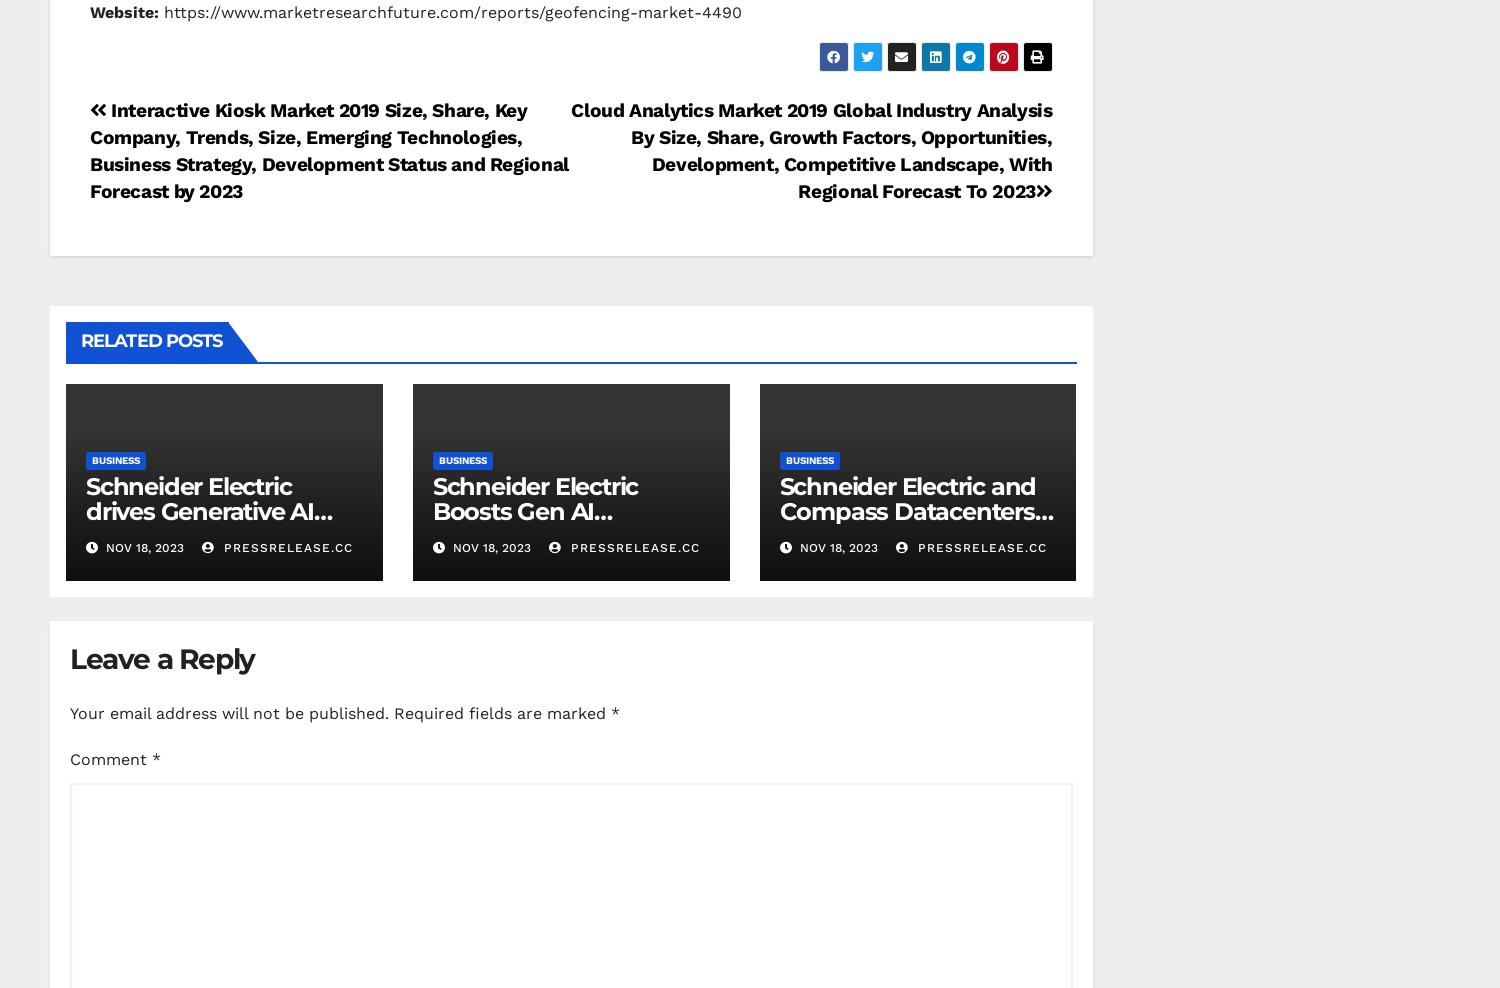 This screenshot has width=1500, height=988. I want to click on 'Schneider Electric drives Generative AI productivity and sustainability solutions by integrating Microsoft Azure OpenAI', so click(222, 547).